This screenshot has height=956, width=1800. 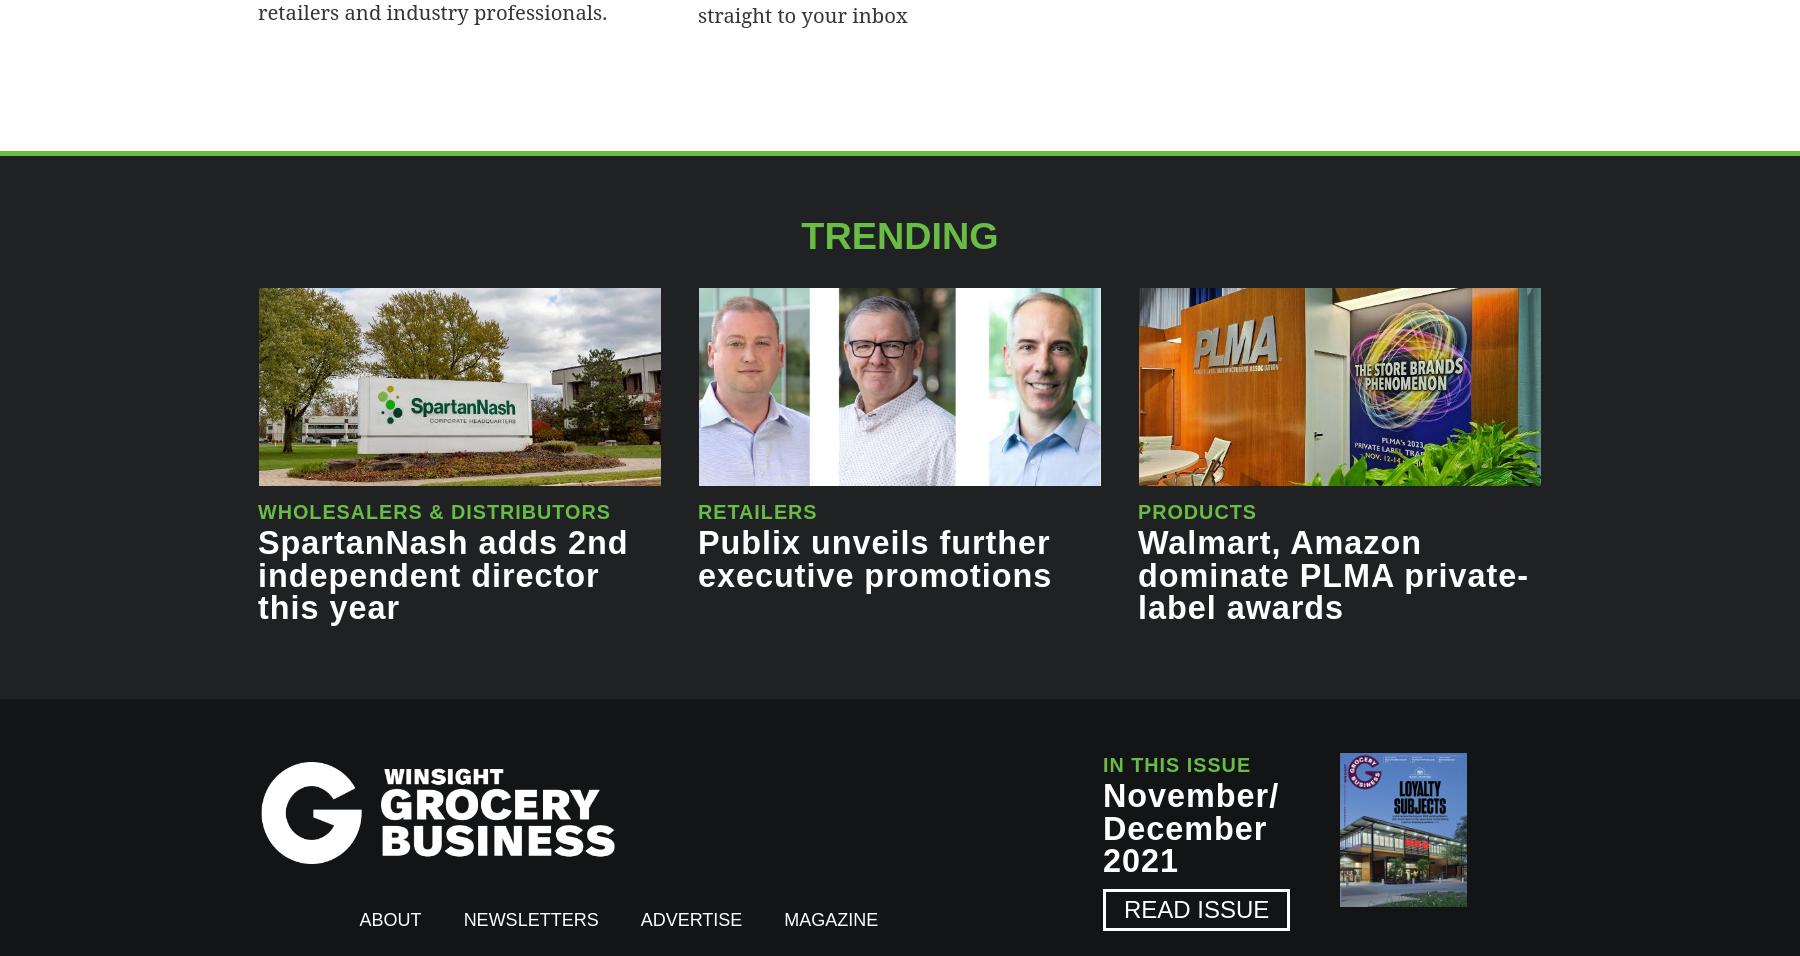 I want to click on 'Walmart, Amazon dominate PLMA private-label awards', so click(x=1136, y=574).